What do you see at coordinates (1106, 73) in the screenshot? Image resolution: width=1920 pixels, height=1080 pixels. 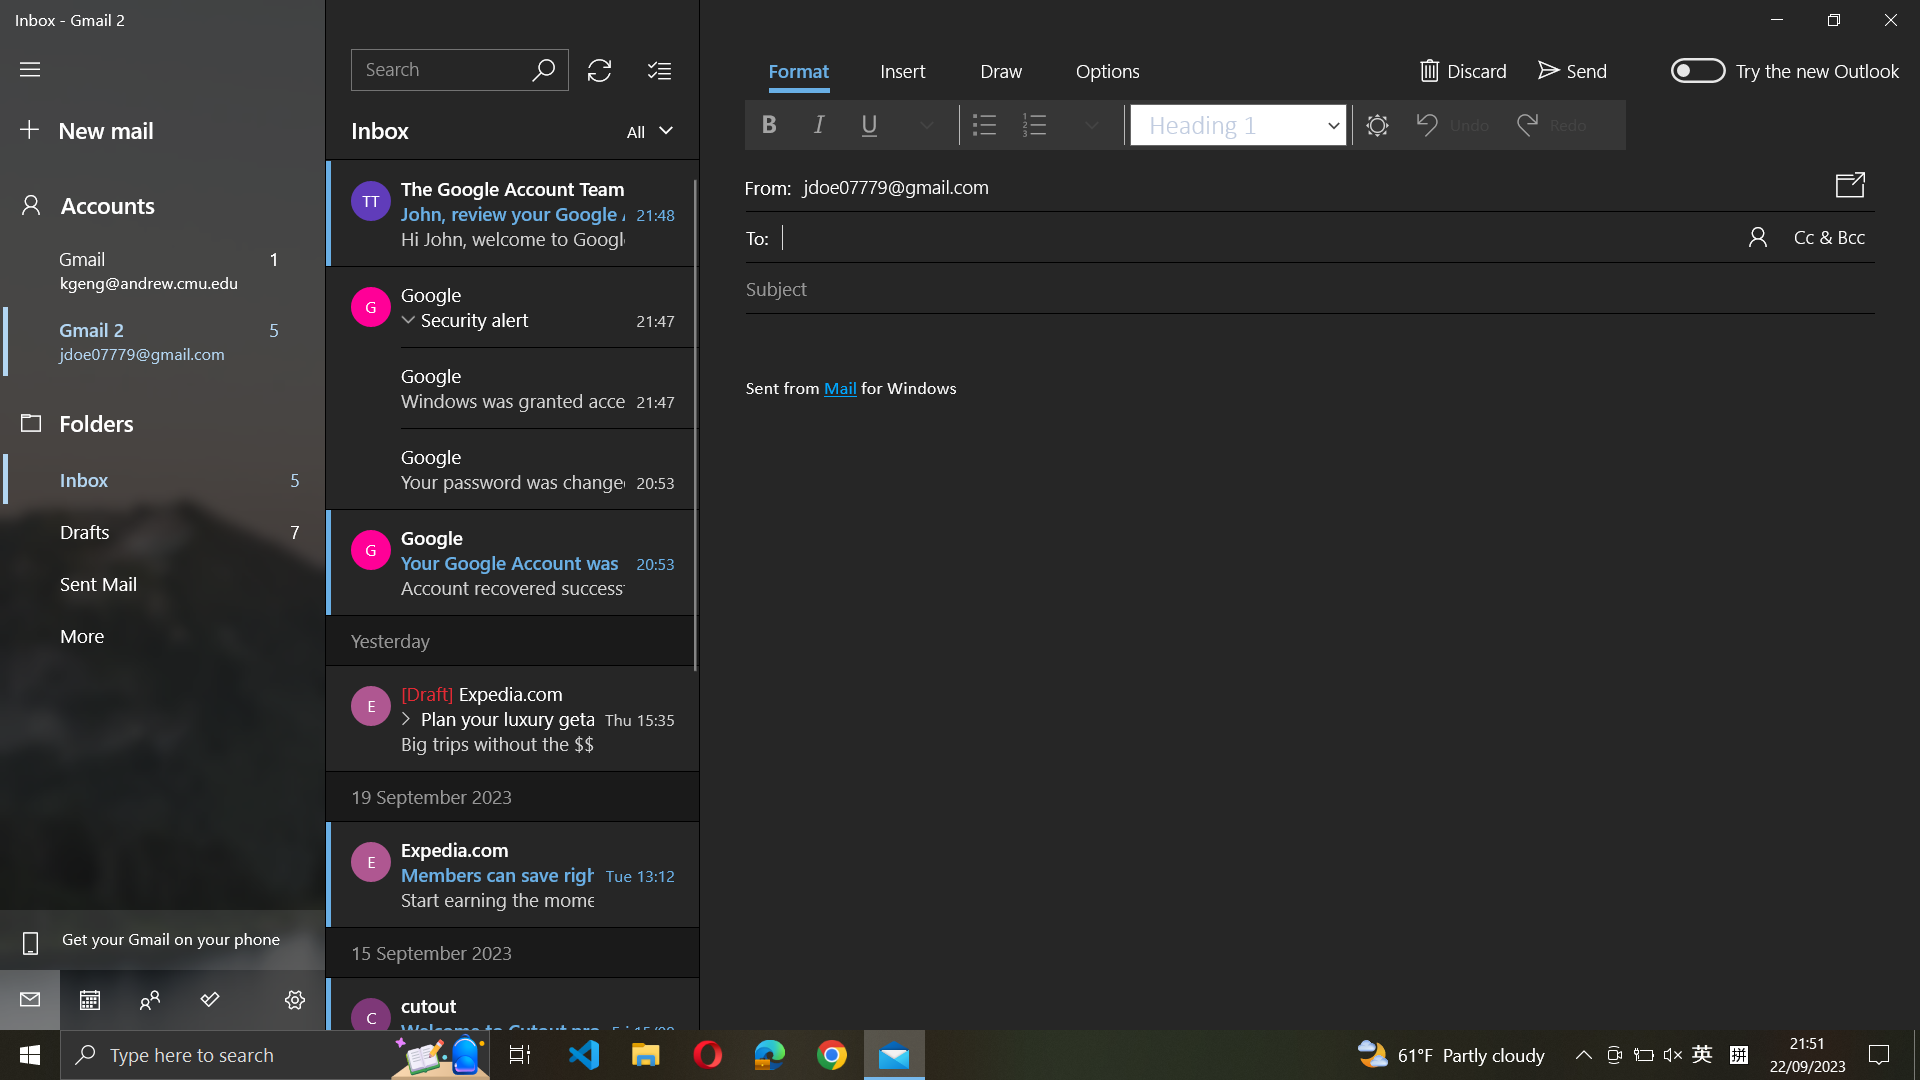 I see `the "Mark as Spam" feature from settings menu` at bounding box center [1106, 73].